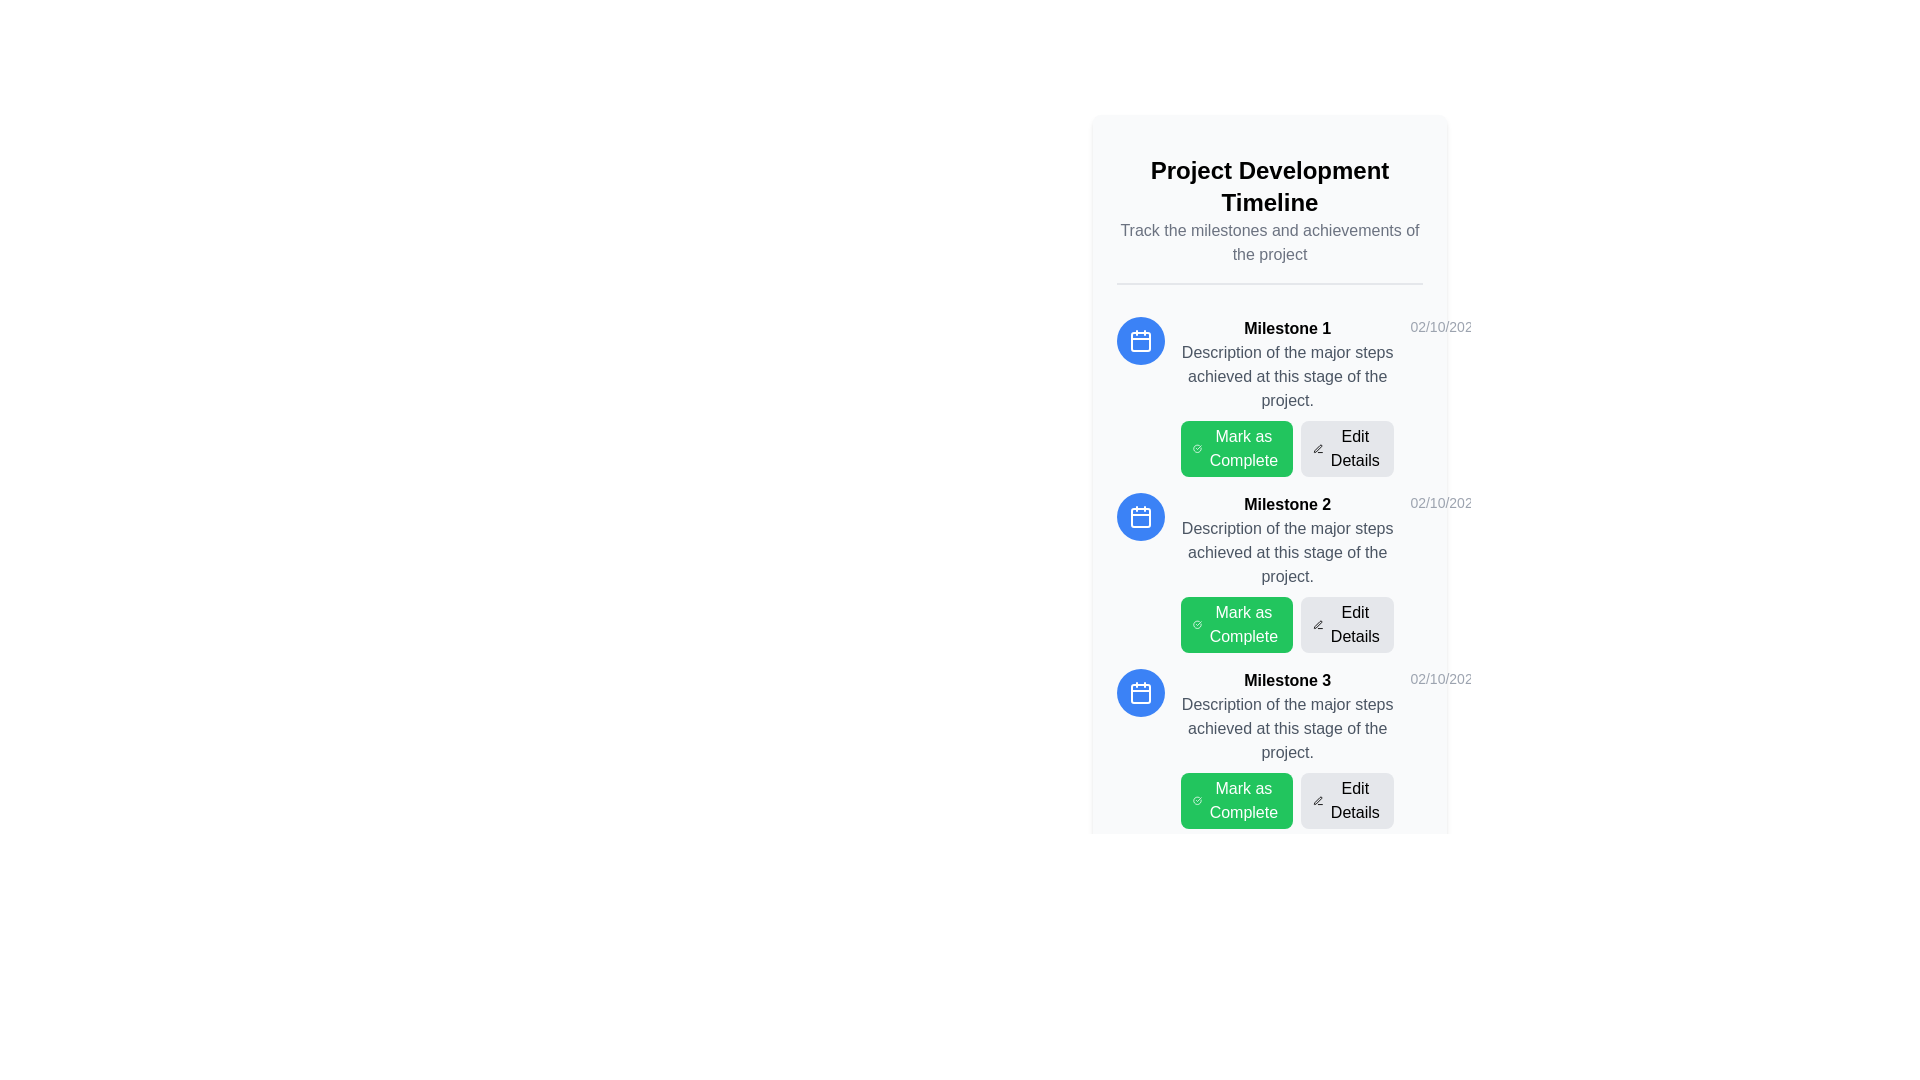 The height and width of the screenshot is (1080, 1920). I want to click on the non-interactive date display label for the first milestone in the timeline, located on the right side of the milestone details, so click(1445, 326).